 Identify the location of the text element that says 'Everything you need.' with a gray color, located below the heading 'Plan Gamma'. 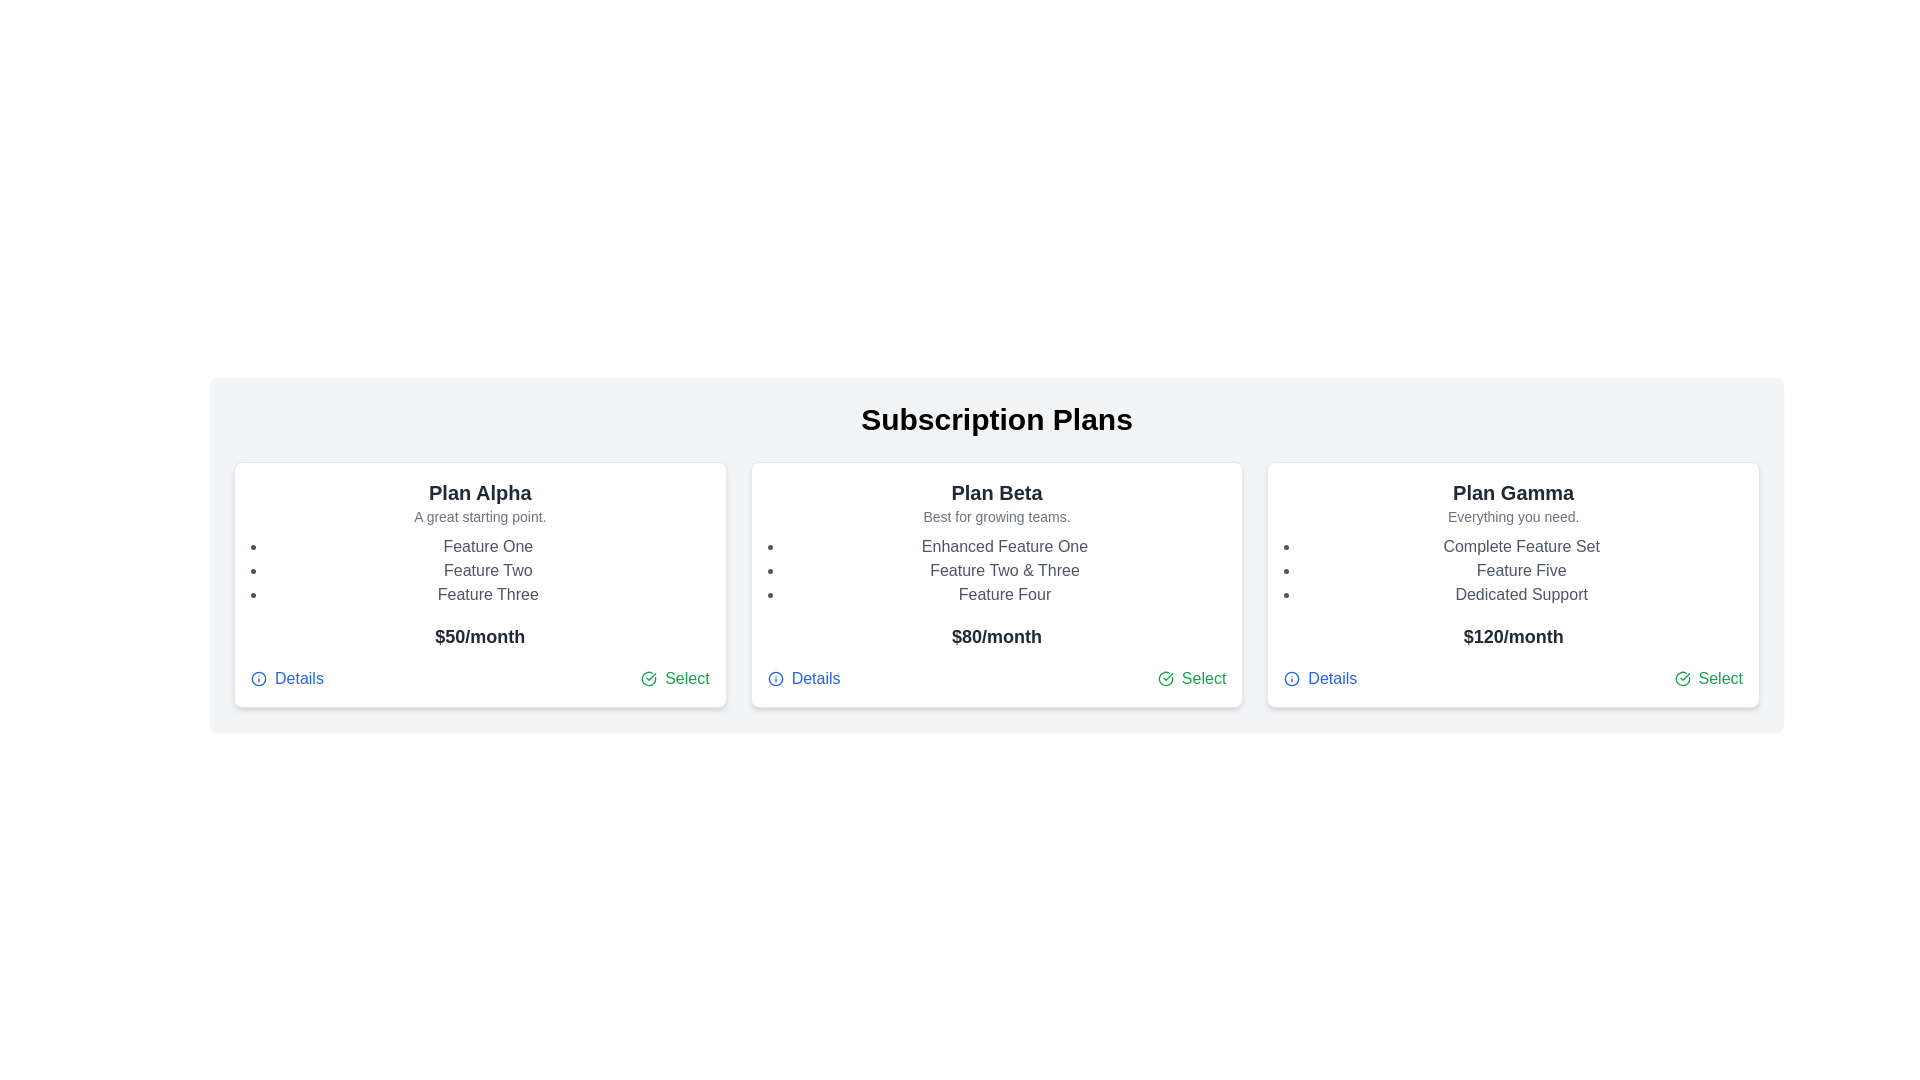
(1513, 515).